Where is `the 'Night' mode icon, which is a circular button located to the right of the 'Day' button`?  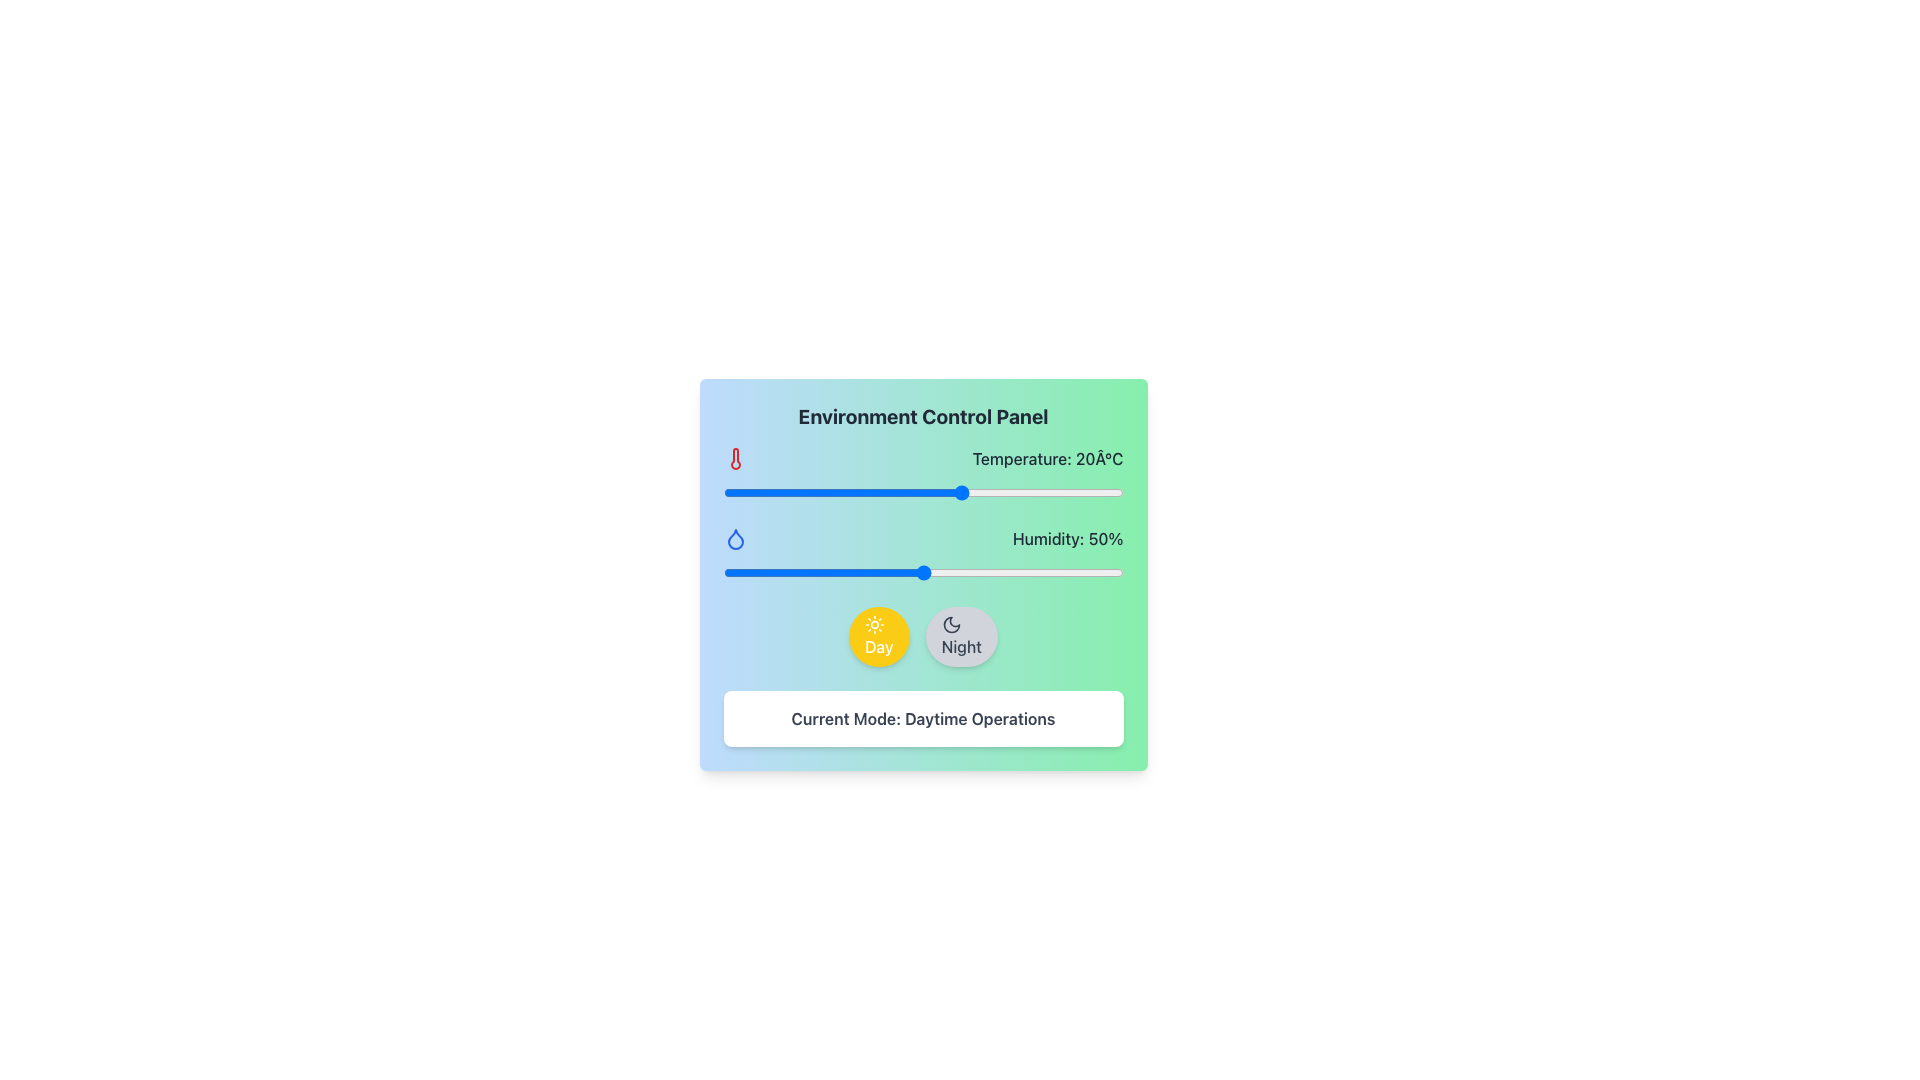
the 'Night' mode icon, which is a circular button located to the right of the 'Day' button is located at coordinates (950, 623).